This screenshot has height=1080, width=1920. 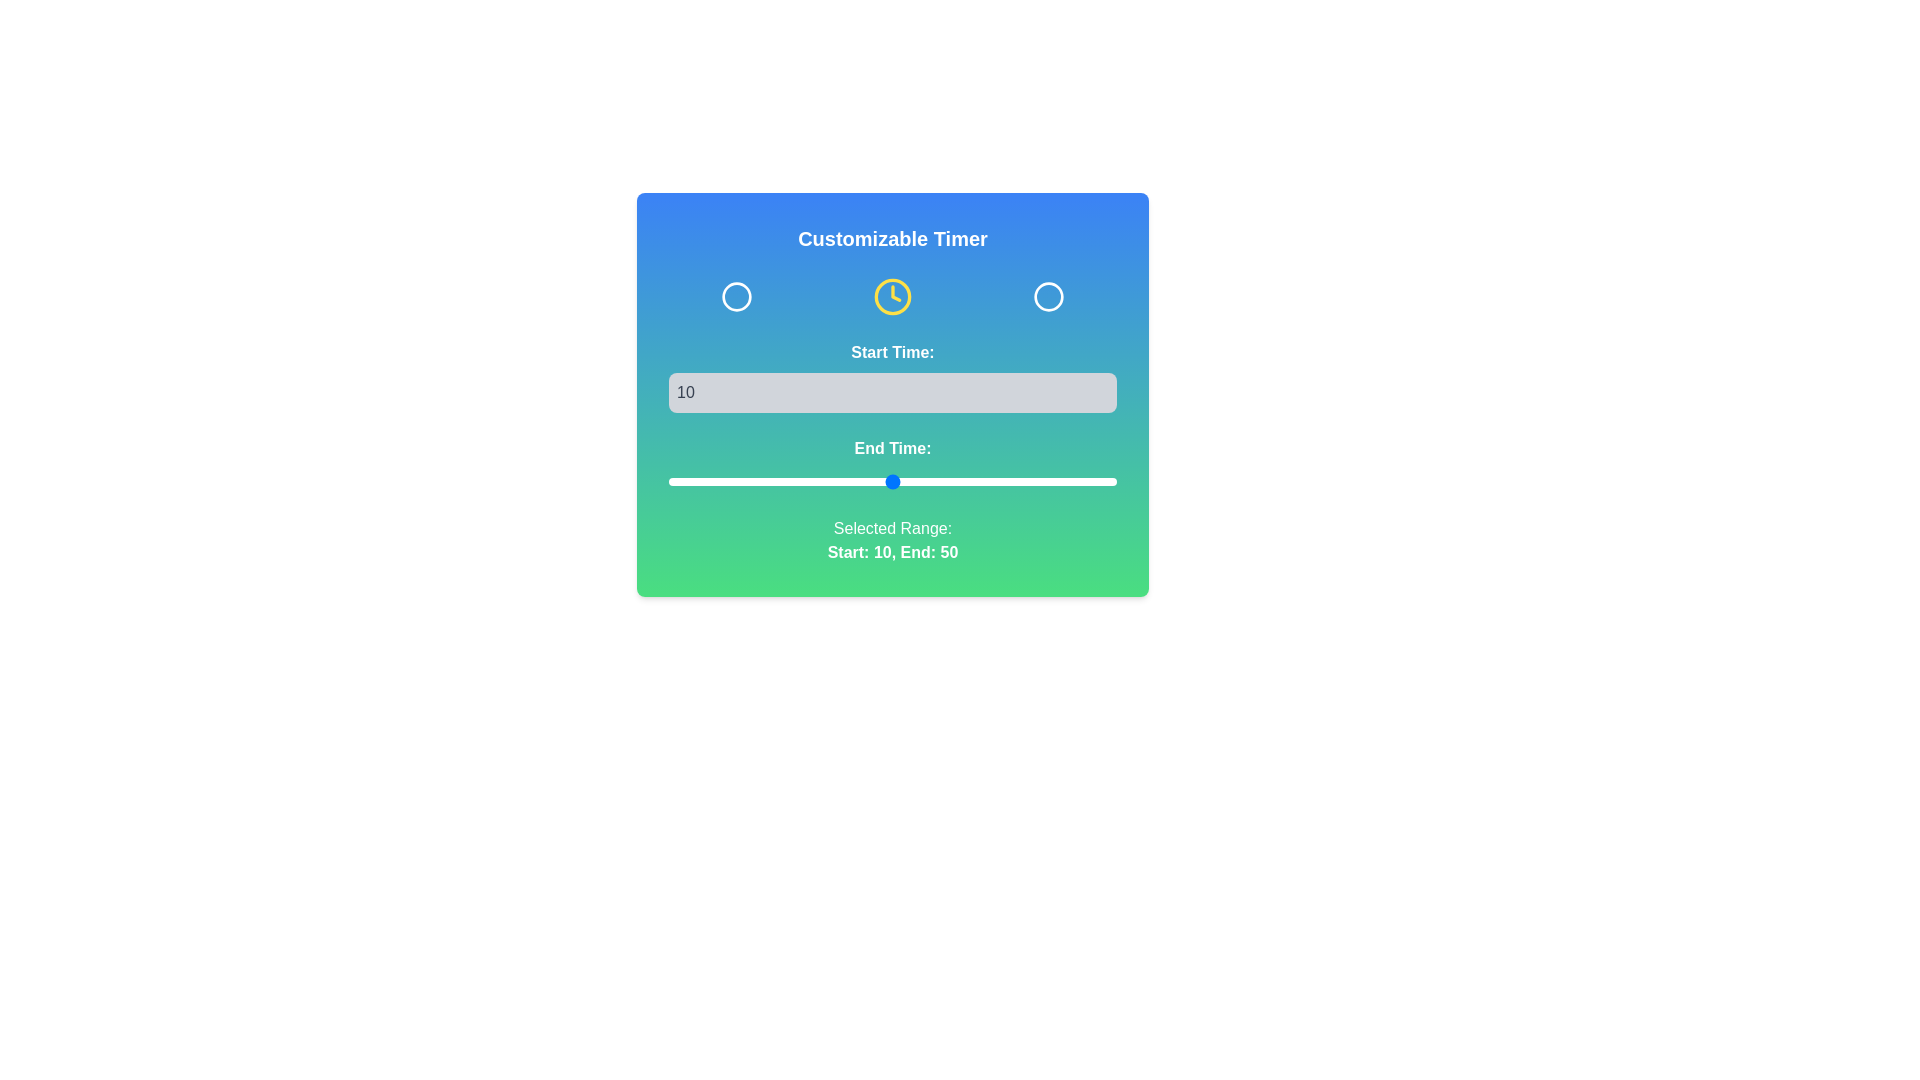 I want to click on the Text label that indicates the start and end values of the selected range, located at the bottom of the card containing the customizable timer, so click(x=891, y=540).